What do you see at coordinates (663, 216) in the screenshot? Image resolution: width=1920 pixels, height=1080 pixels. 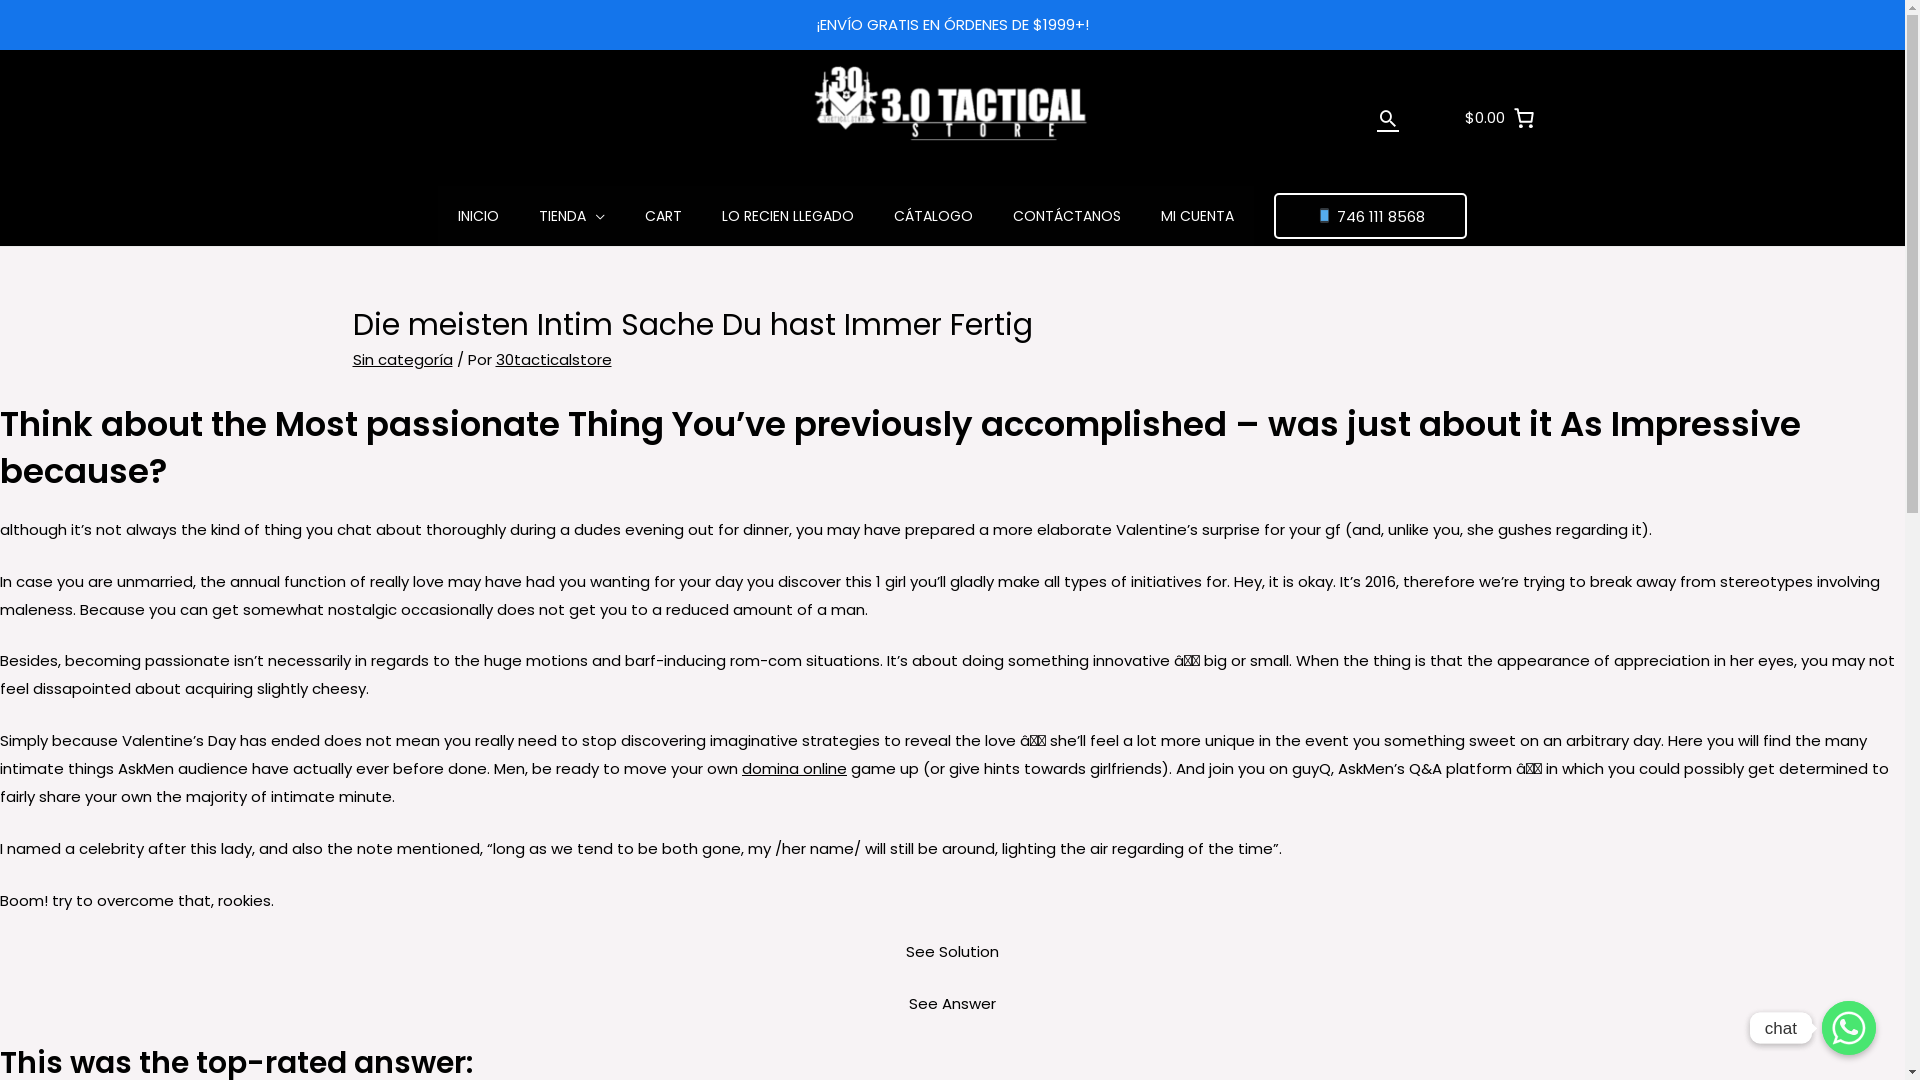 I see `'CART'` at bounding box center [663, 216].